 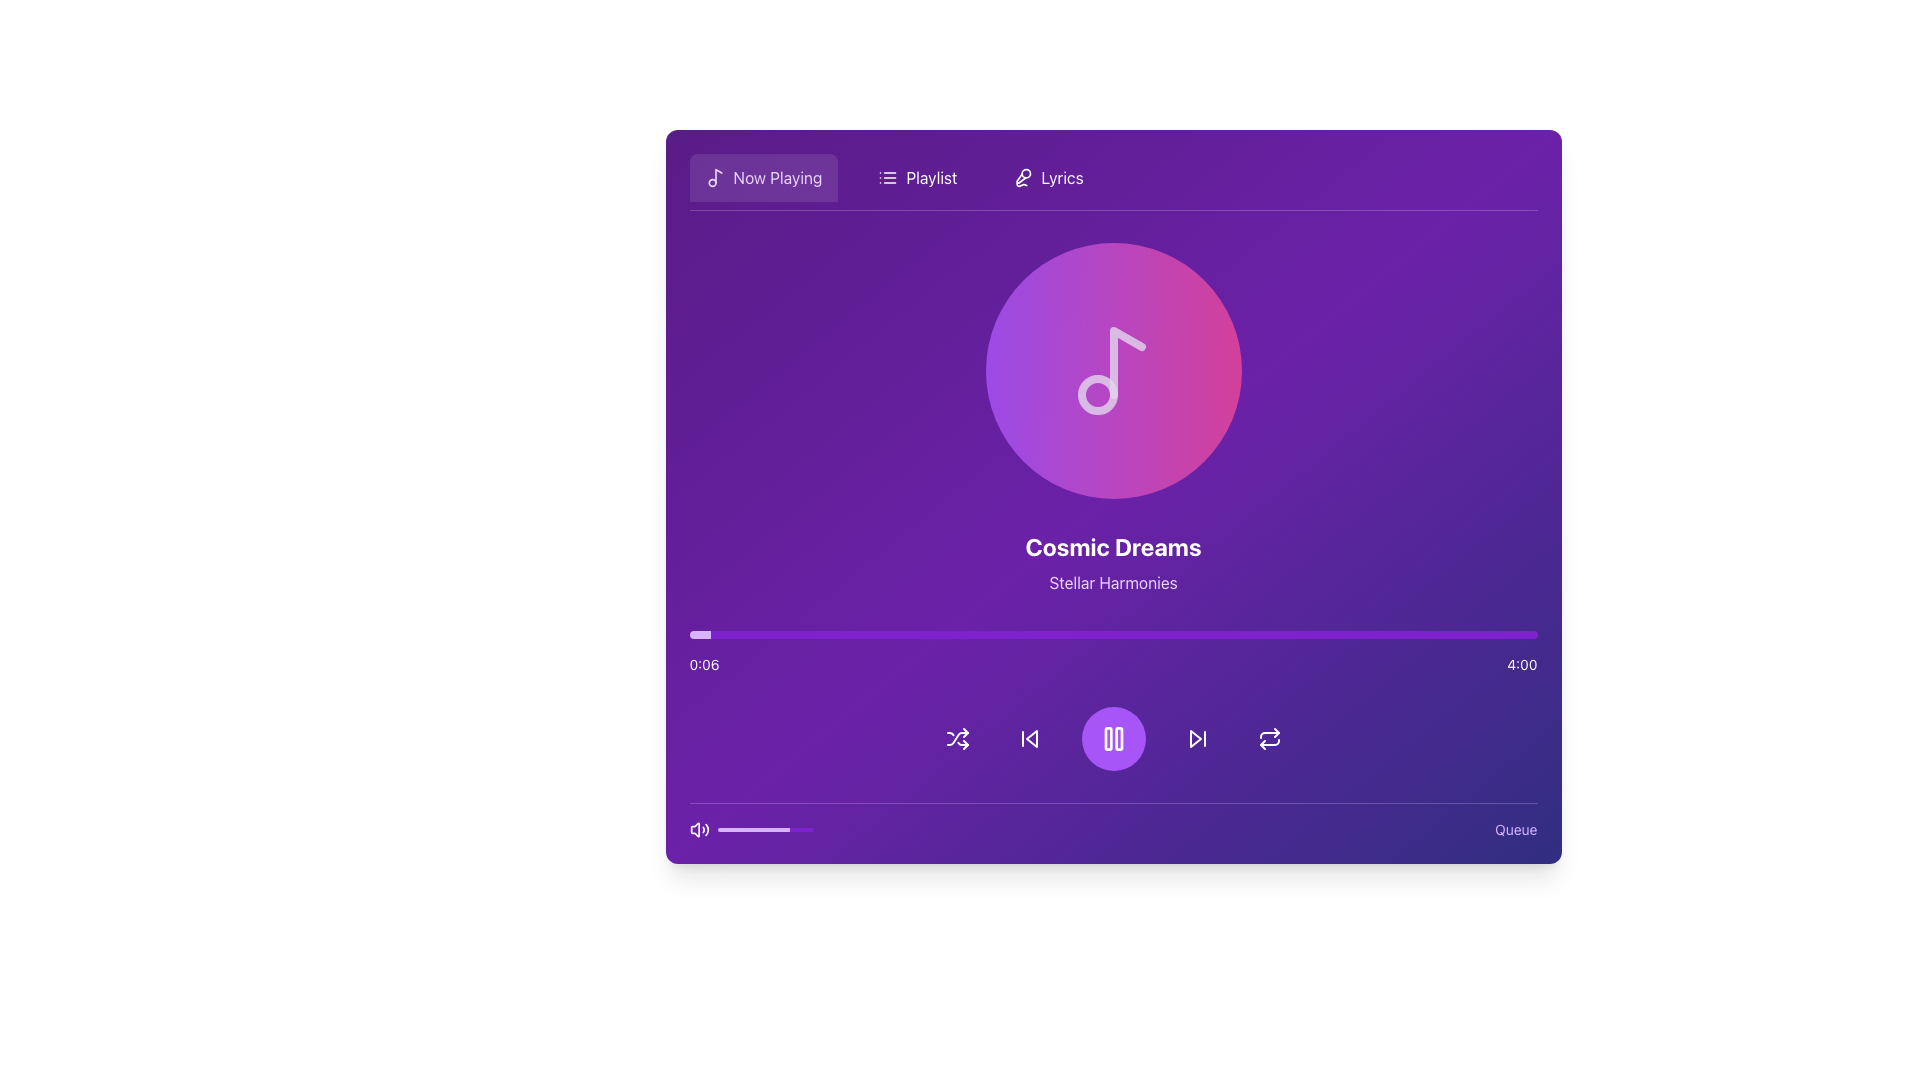 What do you see at coordinates (1516, 829) in the screenshot?
I see `the text link or button located at the bottom-right corner of the interface` at bounding box center [1516, 829].